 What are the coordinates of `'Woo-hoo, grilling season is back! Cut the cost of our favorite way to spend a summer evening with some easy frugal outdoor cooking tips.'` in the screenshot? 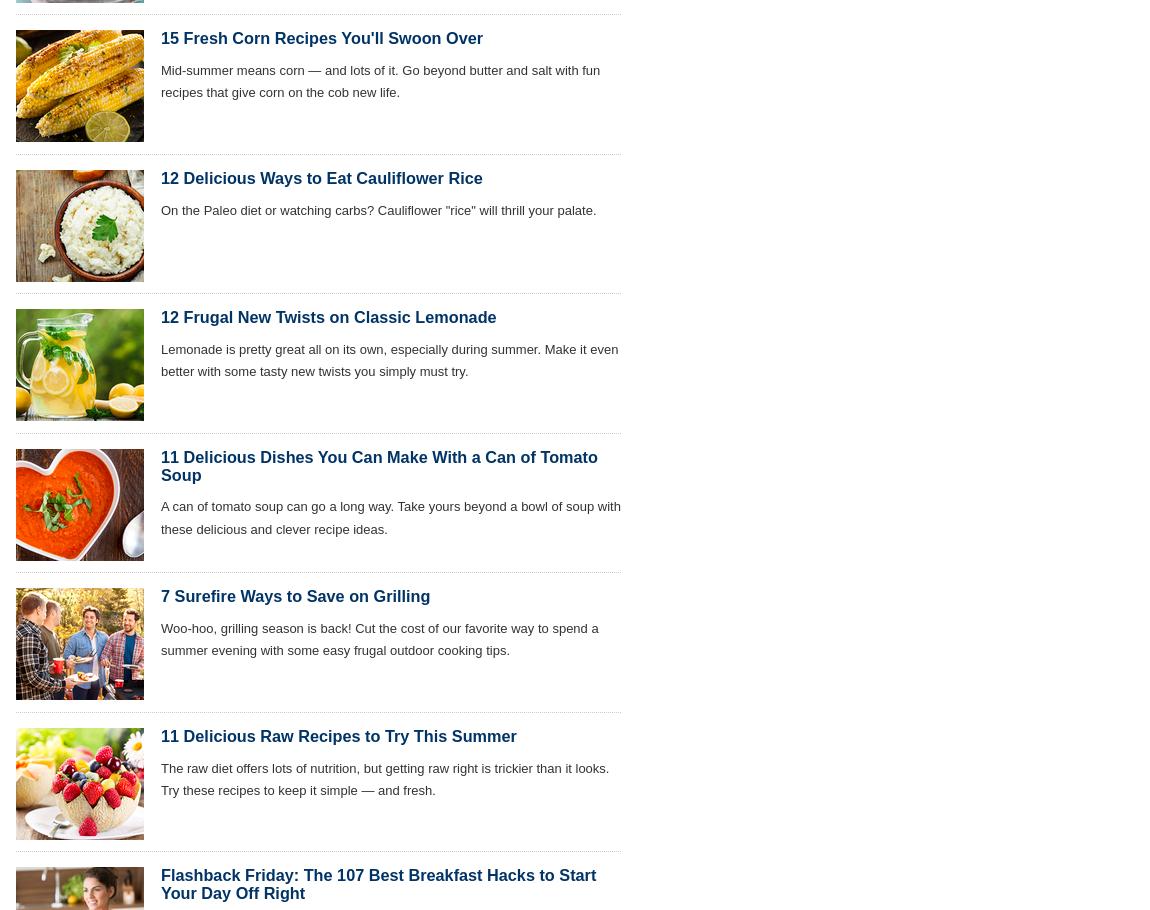 It's located at (379, 639).